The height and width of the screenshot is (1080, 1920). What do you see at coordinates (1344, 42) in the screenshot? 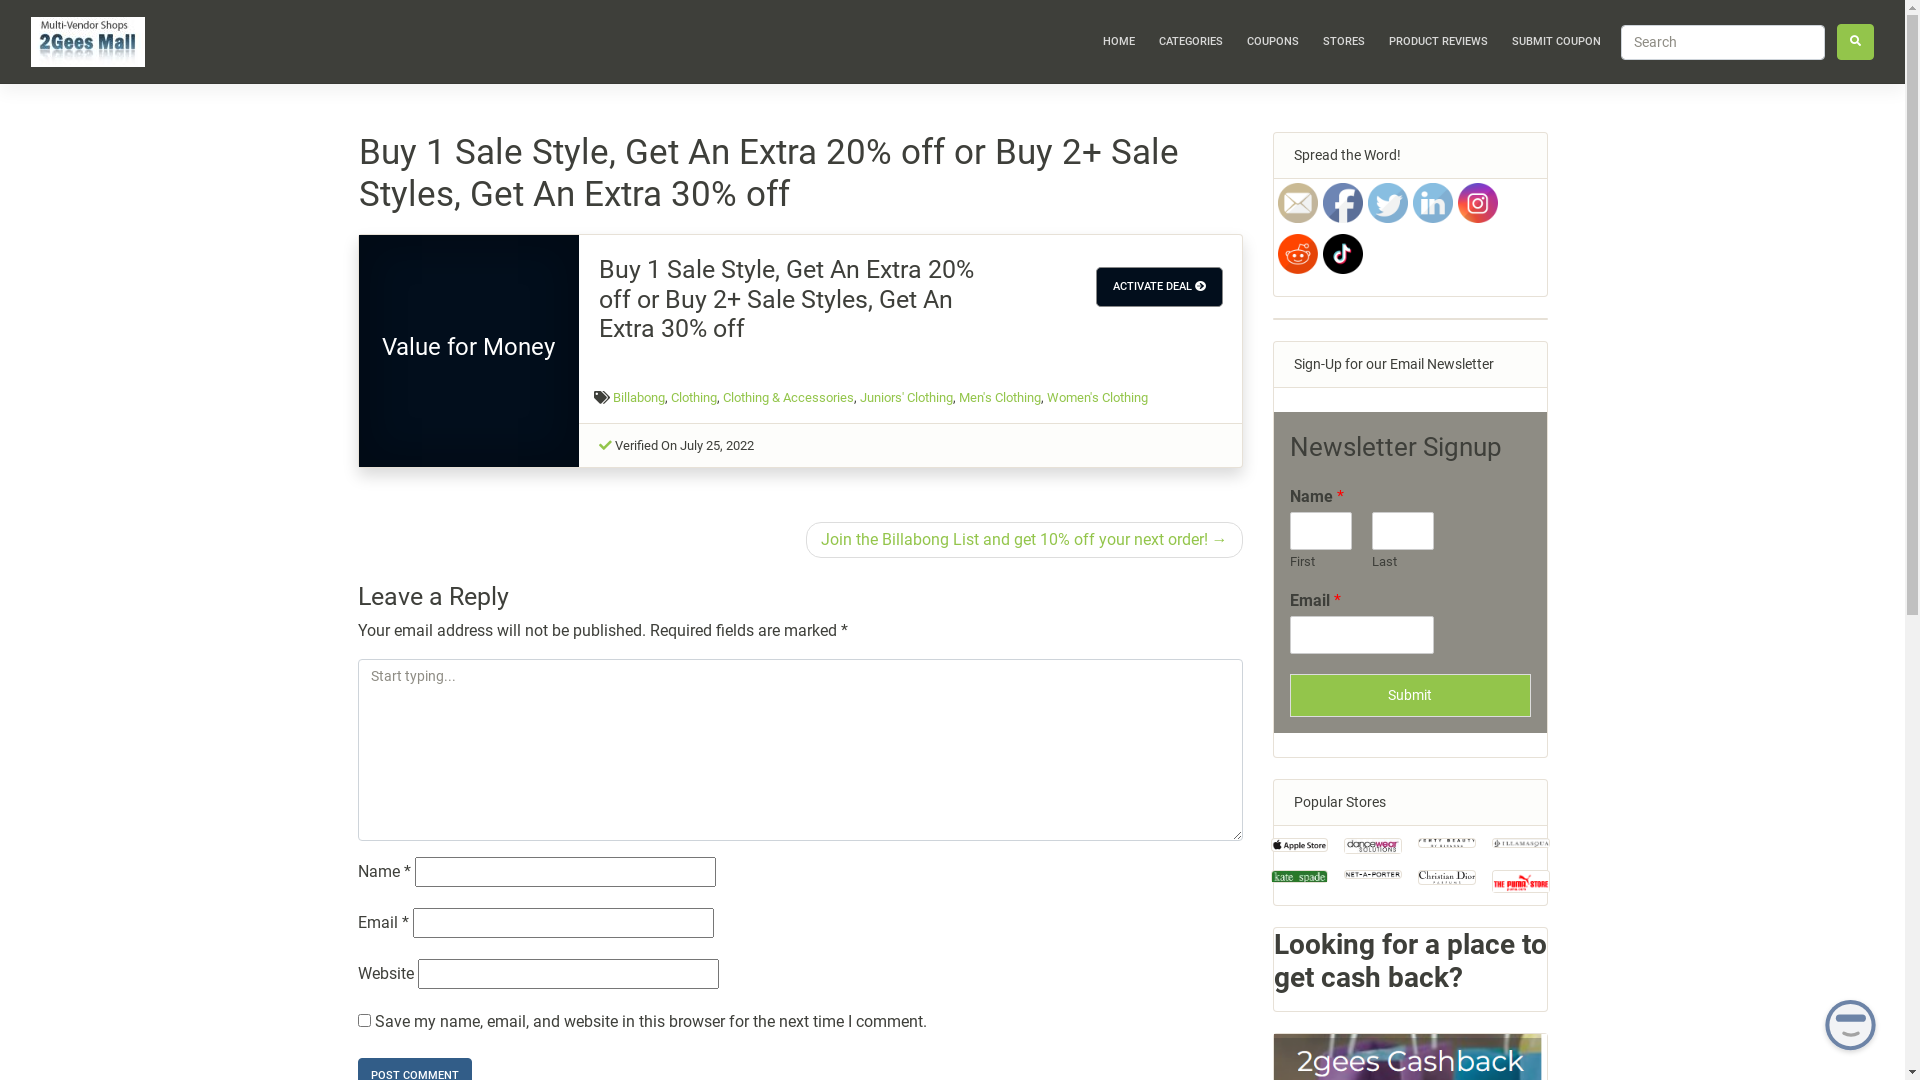
I see `'STORES'` at bounding box center [1344, 42].